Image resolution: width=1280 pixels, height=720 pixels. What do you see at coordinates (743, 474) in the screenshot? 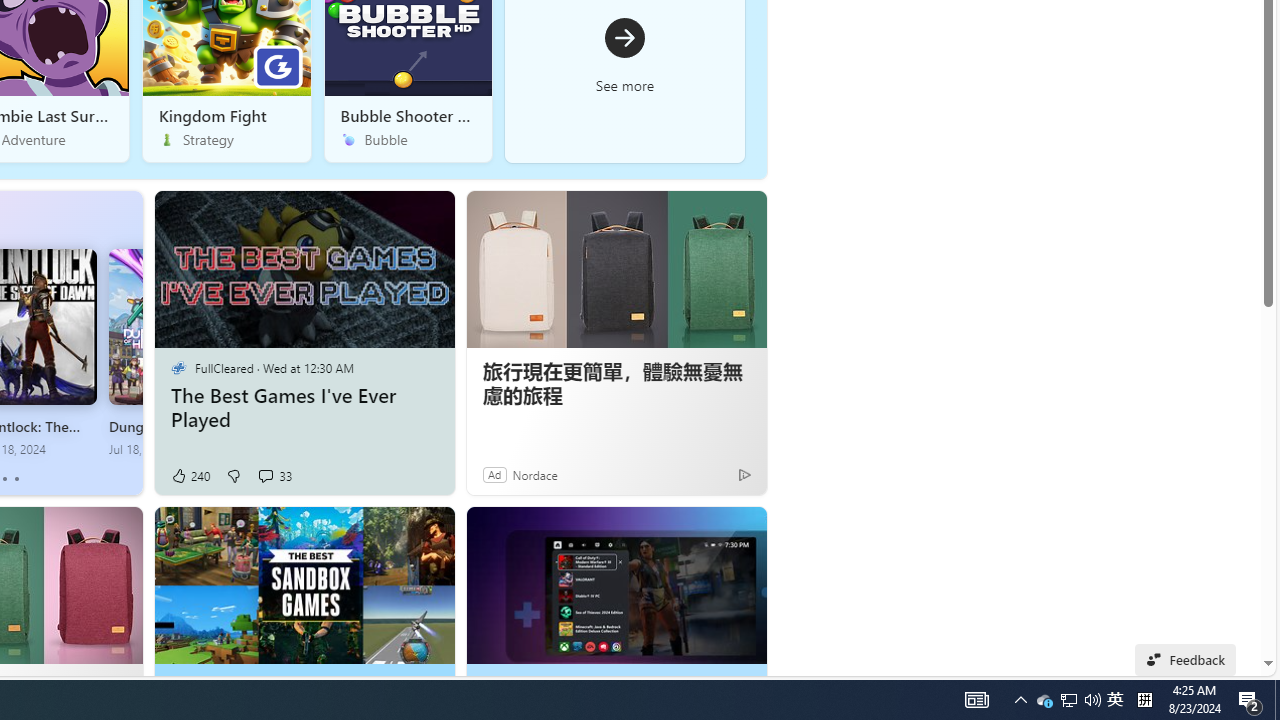
I see `'Ad Choice'` at bounding box center [743, 474].